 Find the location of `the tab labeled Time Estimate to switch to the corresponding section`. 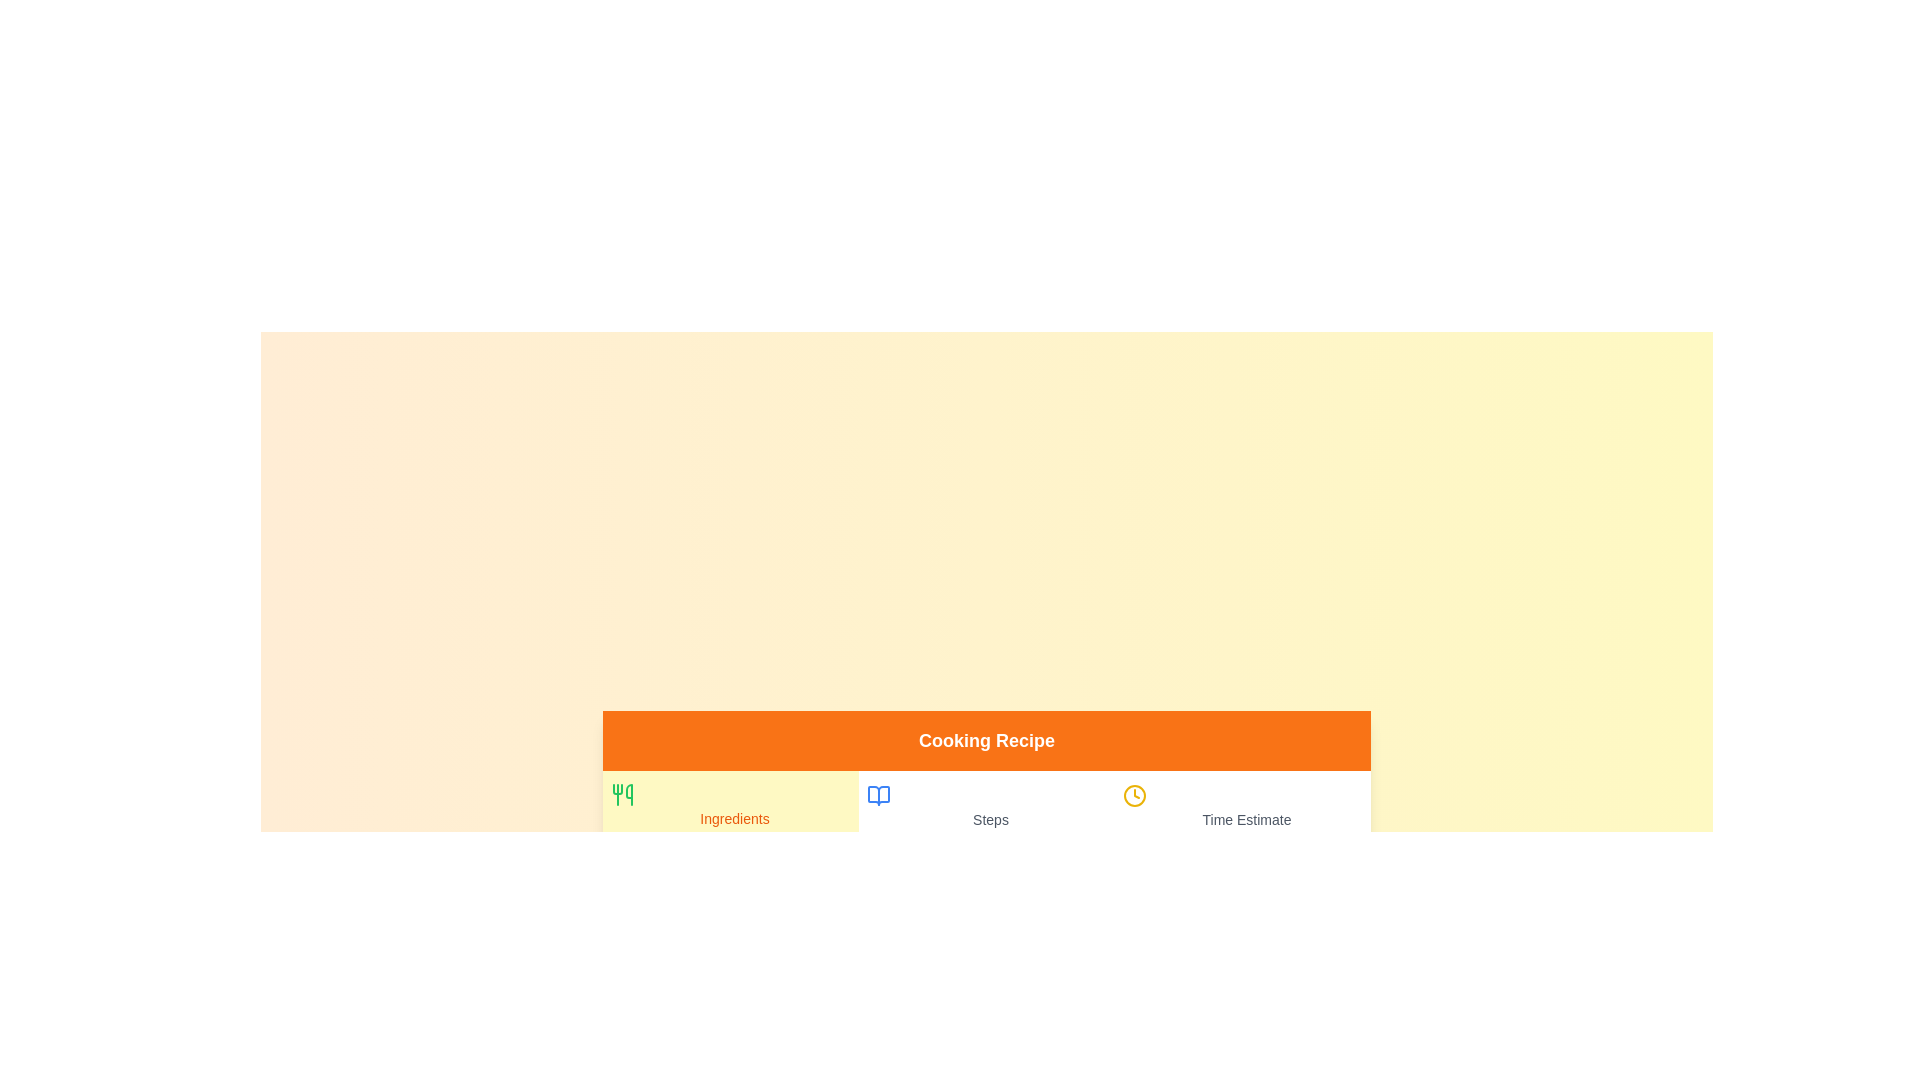

the tab labeled Time Estimate to switch to the corresponding section is located at coordinates (1242, 806).